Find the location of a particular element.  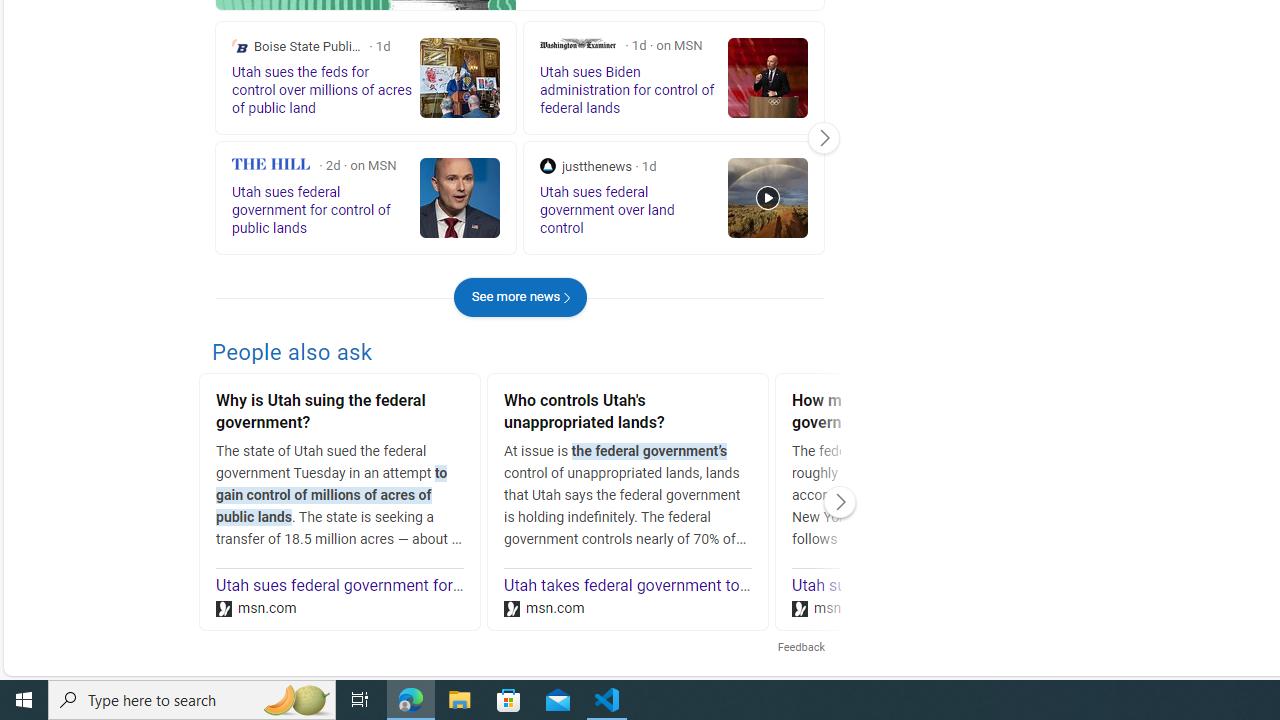

'justthenews' is located at coordinates (547, 164).